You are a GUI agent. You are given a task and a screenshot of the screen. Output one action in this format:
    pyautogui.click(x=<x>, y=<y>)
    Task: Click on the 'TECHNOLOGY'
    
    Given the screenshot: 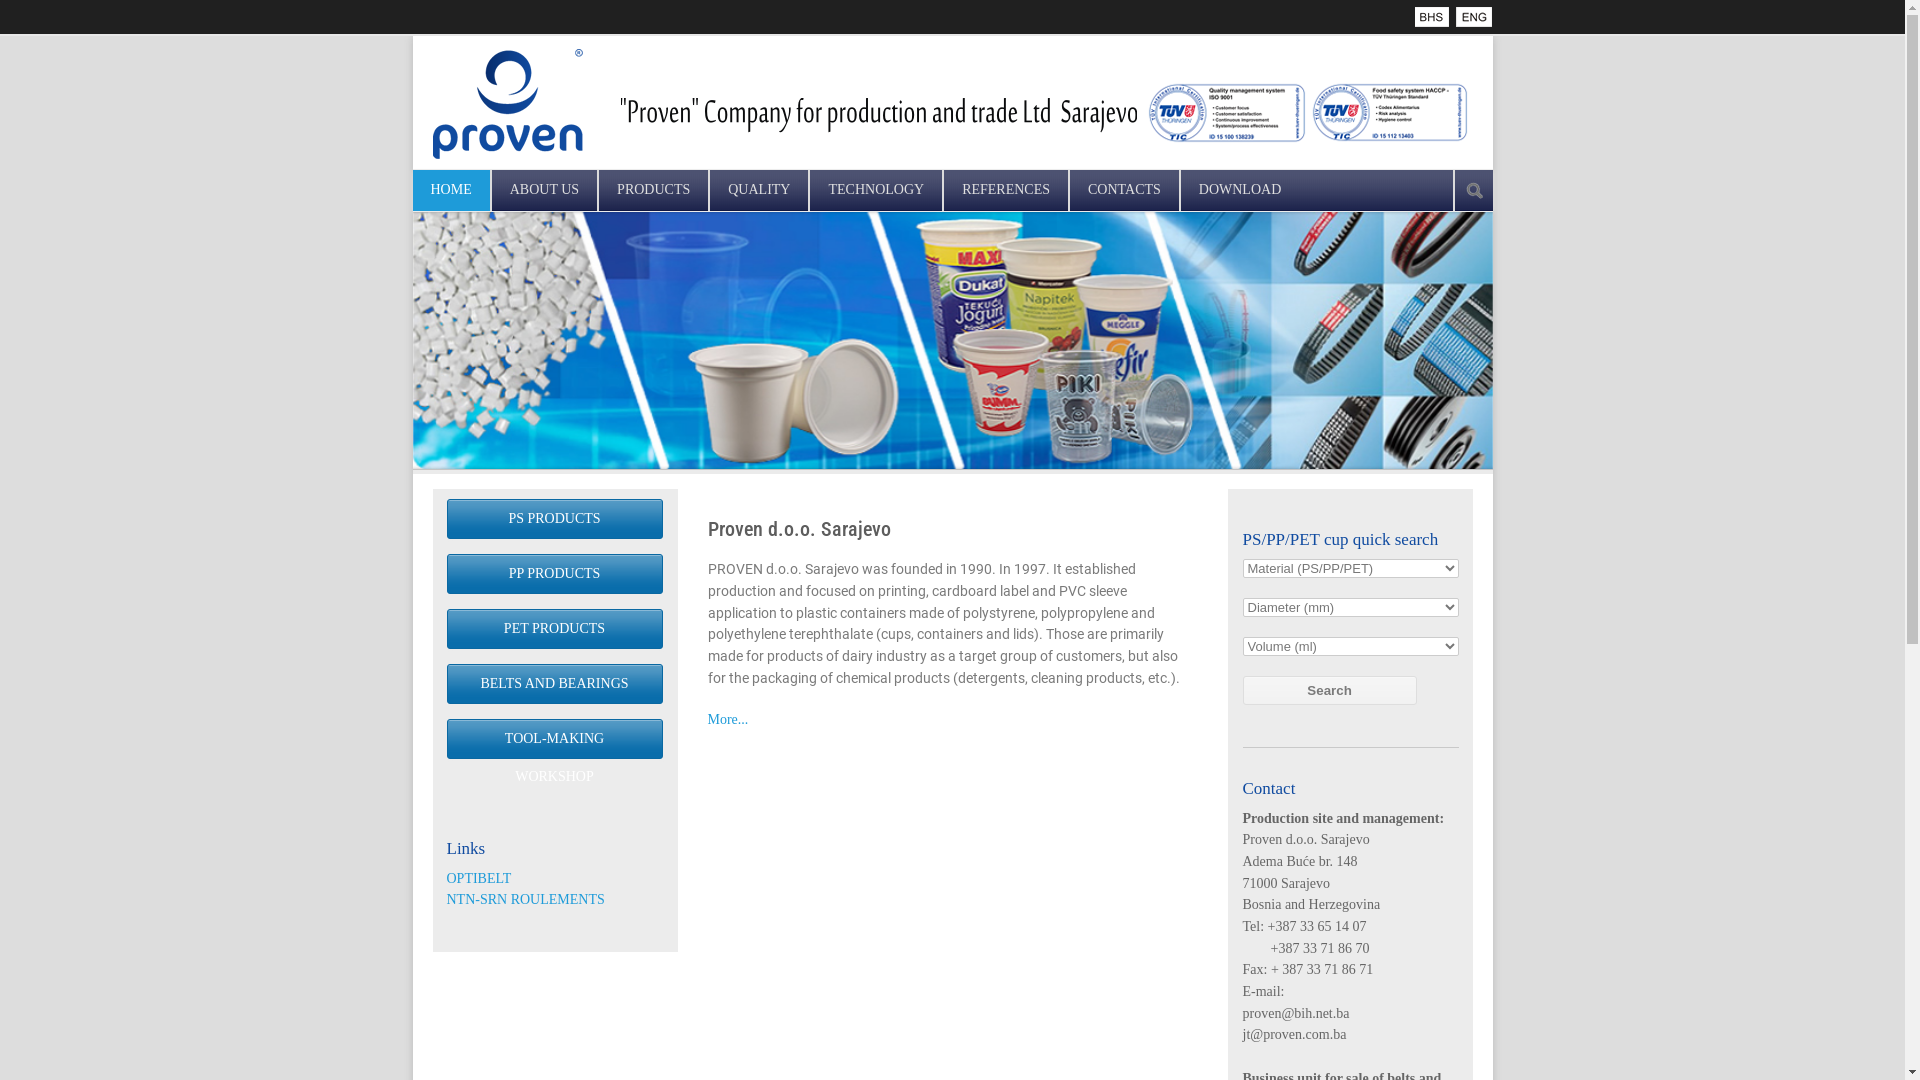 What is the action you would take?
    pyautogui.click(x=875, y=190)
    